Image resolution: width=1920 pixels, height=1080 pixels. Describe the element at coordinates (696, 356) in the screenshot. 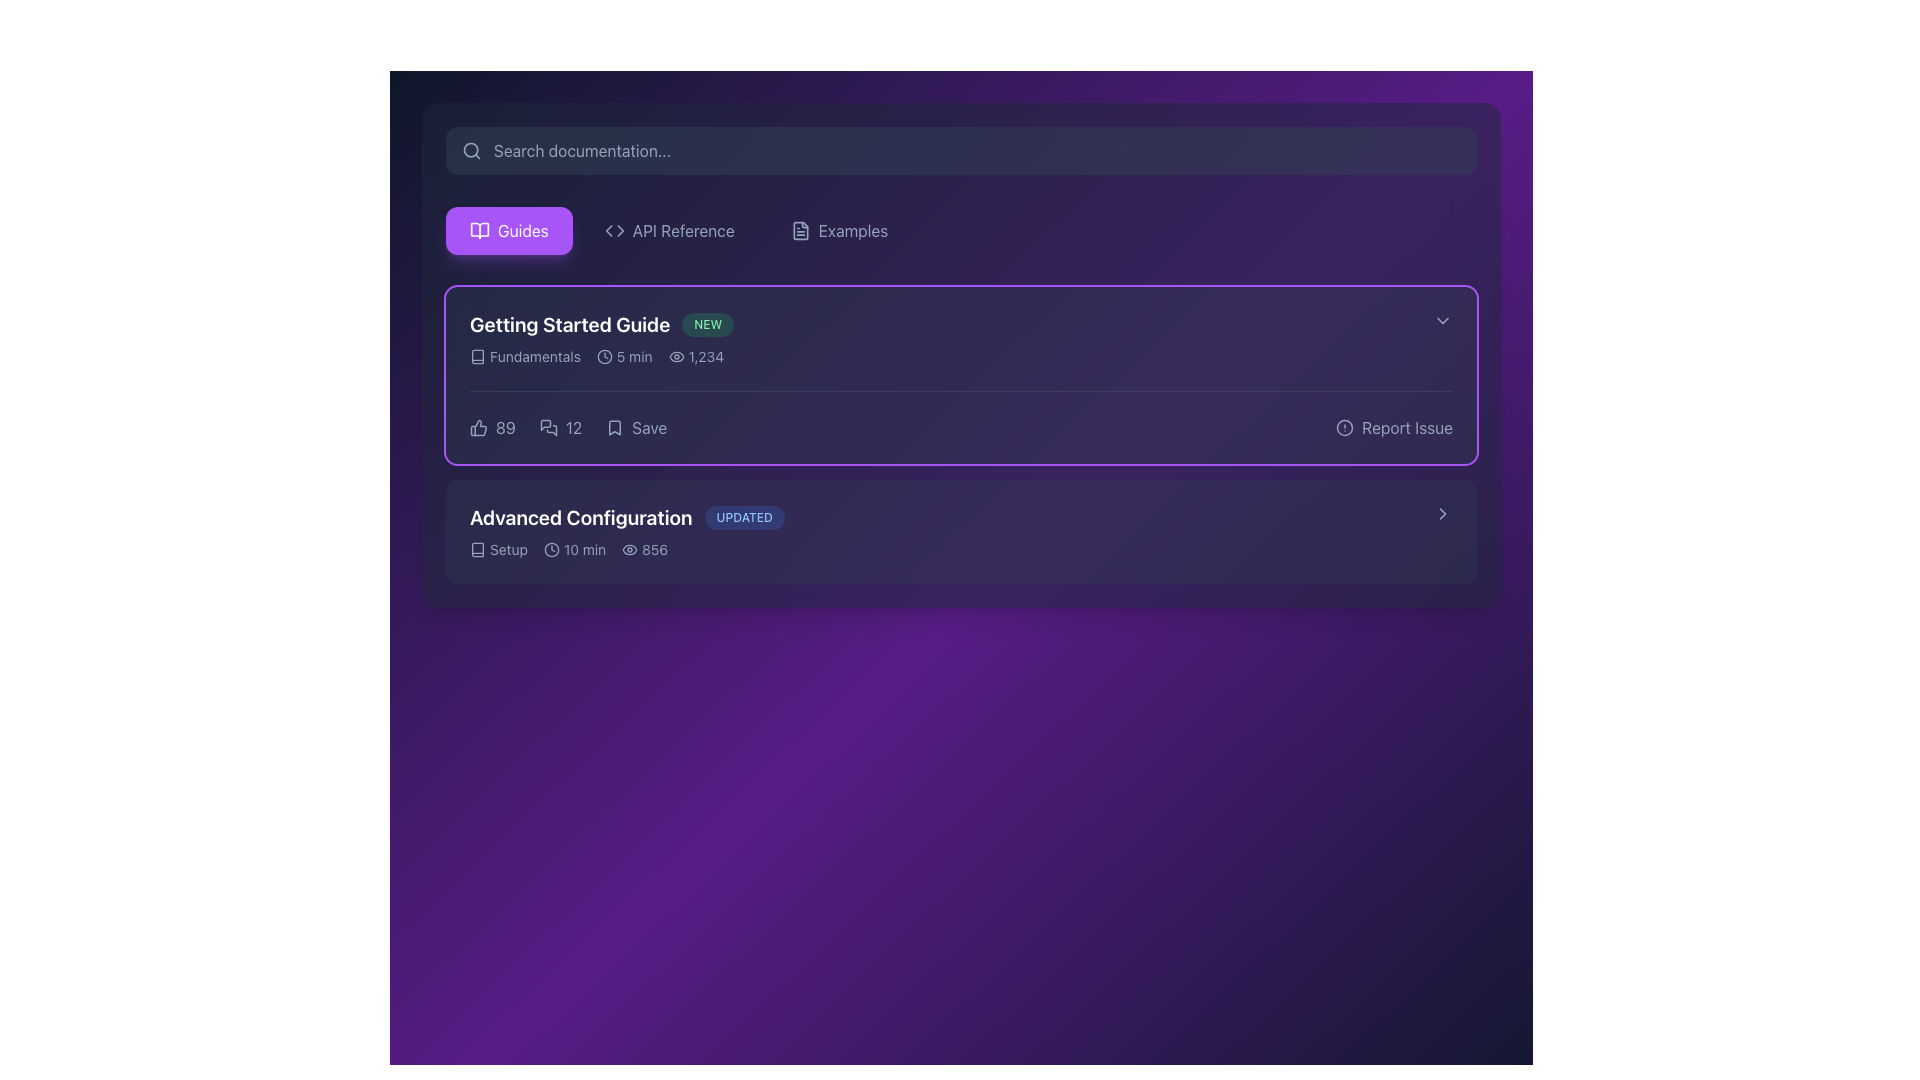

I see `the text element displaying '1,234' next to an eye icon, which indicates the view count, styled with a white font on a purple background` at that location.